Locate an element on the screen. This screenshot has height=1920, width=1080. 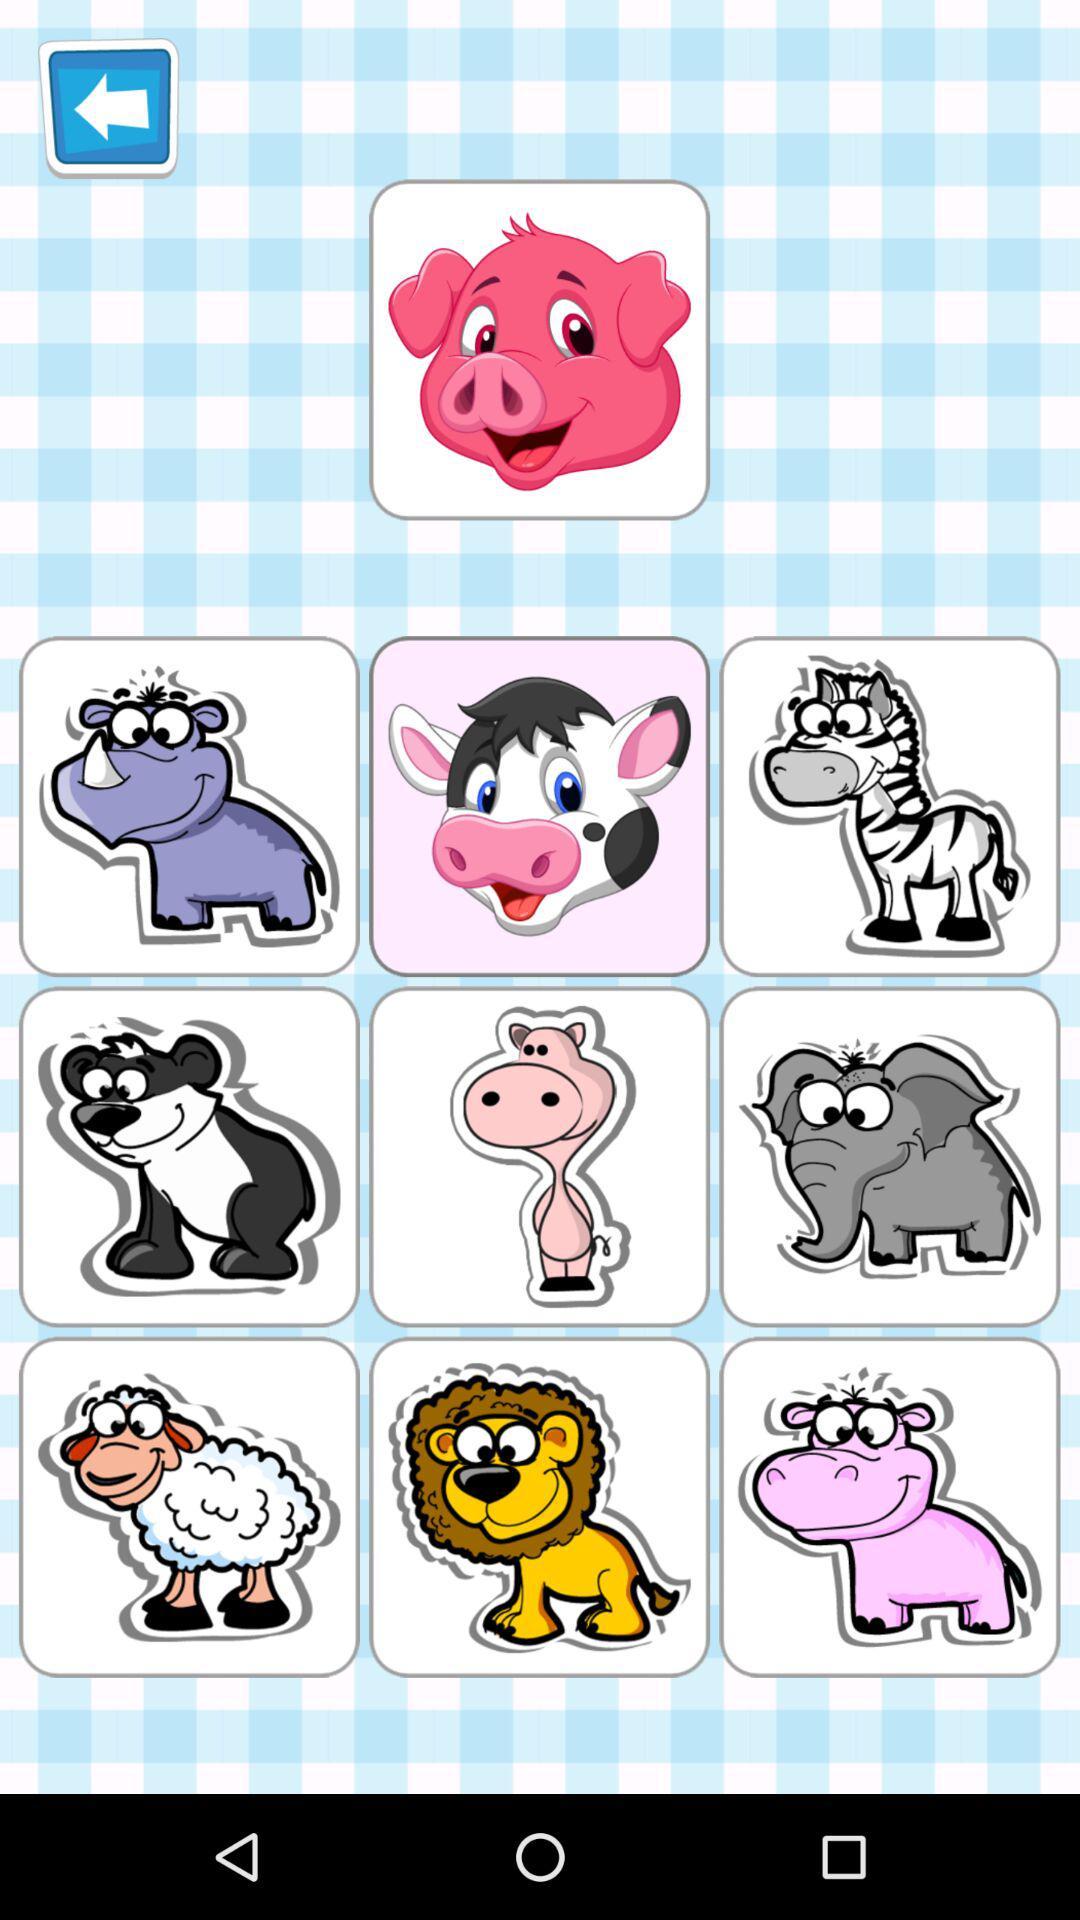
emogi is located at coordinates (538, 349).